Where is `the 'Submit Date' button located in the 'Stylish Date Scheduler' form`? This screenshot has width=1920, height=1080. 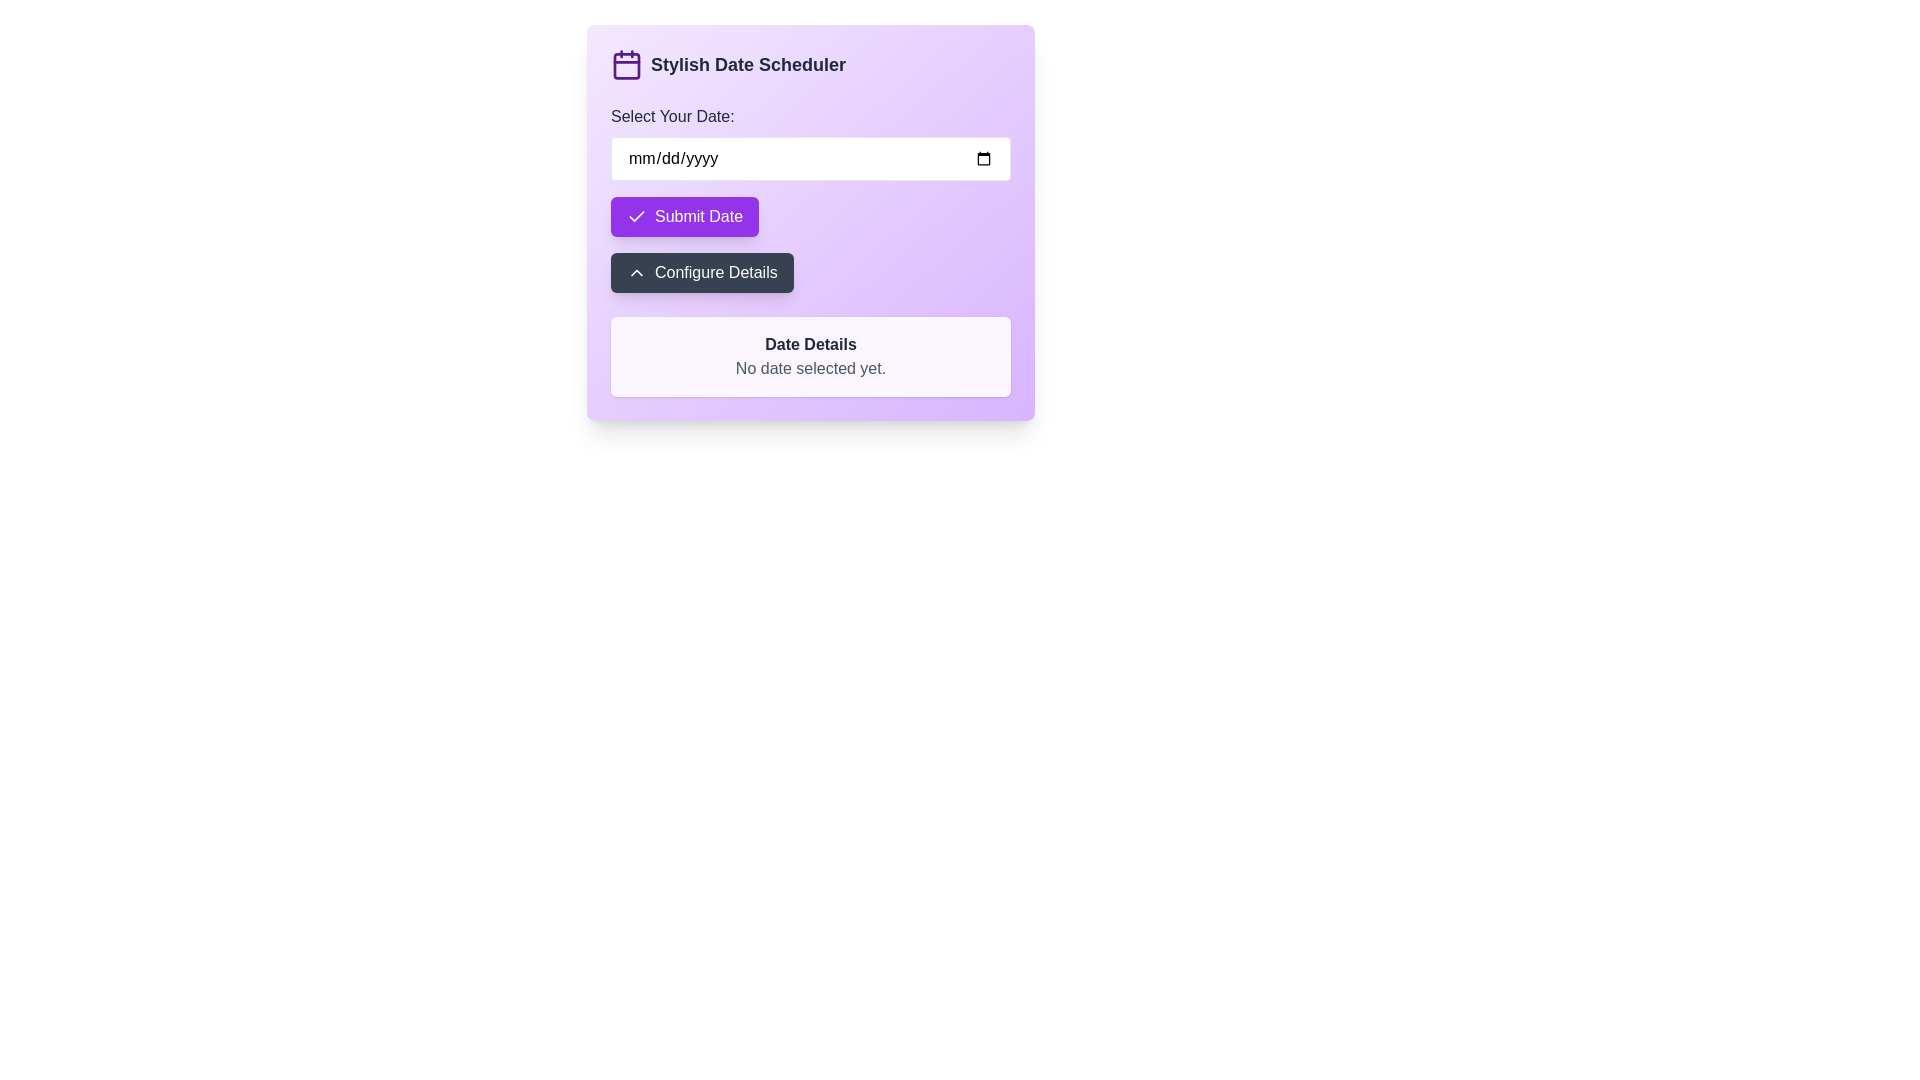
the 'Submit Date' button located in the 'Stylish Date Scheduler' form is located at coordinates (685, 216).